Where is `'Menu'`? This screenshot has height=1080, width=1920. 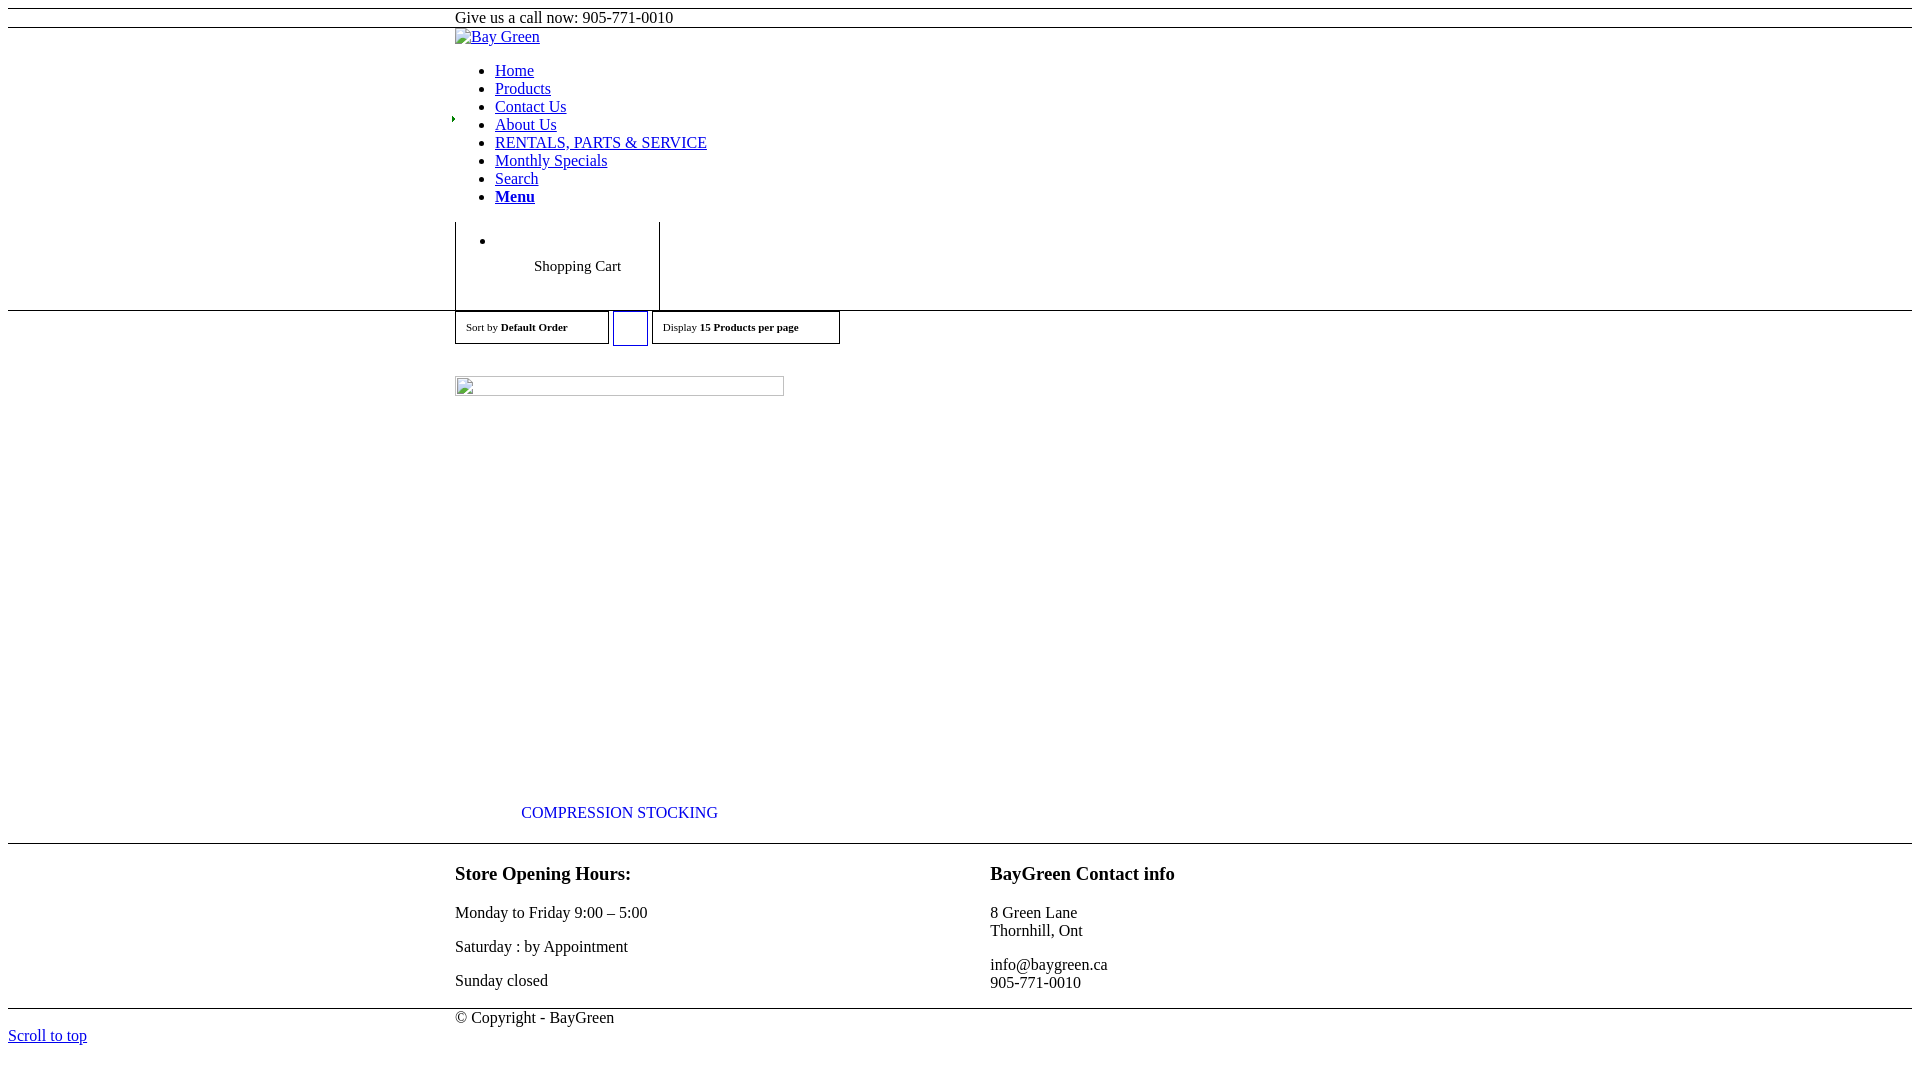 'Menu' is located at coordinates (514, 196).